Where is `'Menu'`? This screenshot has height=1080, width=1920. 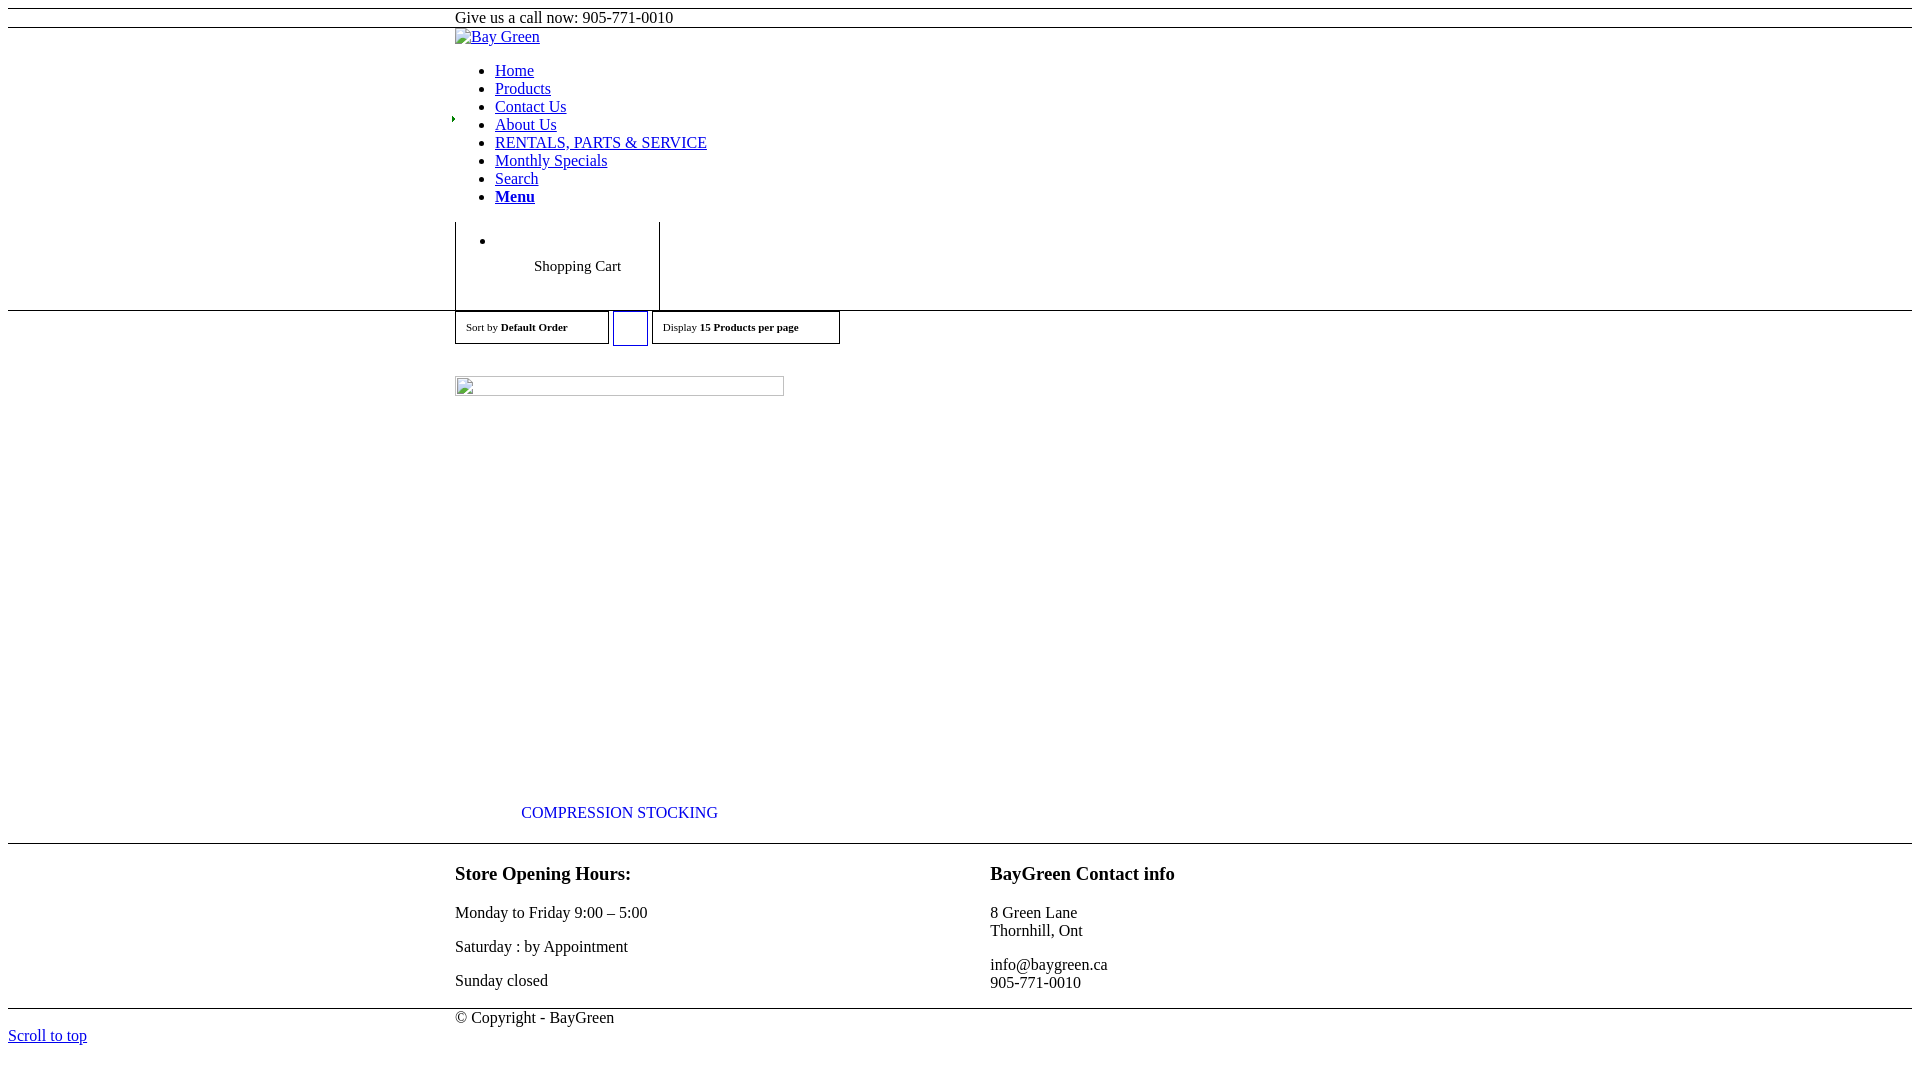 'Menu' is located at coordinates (514, 196).